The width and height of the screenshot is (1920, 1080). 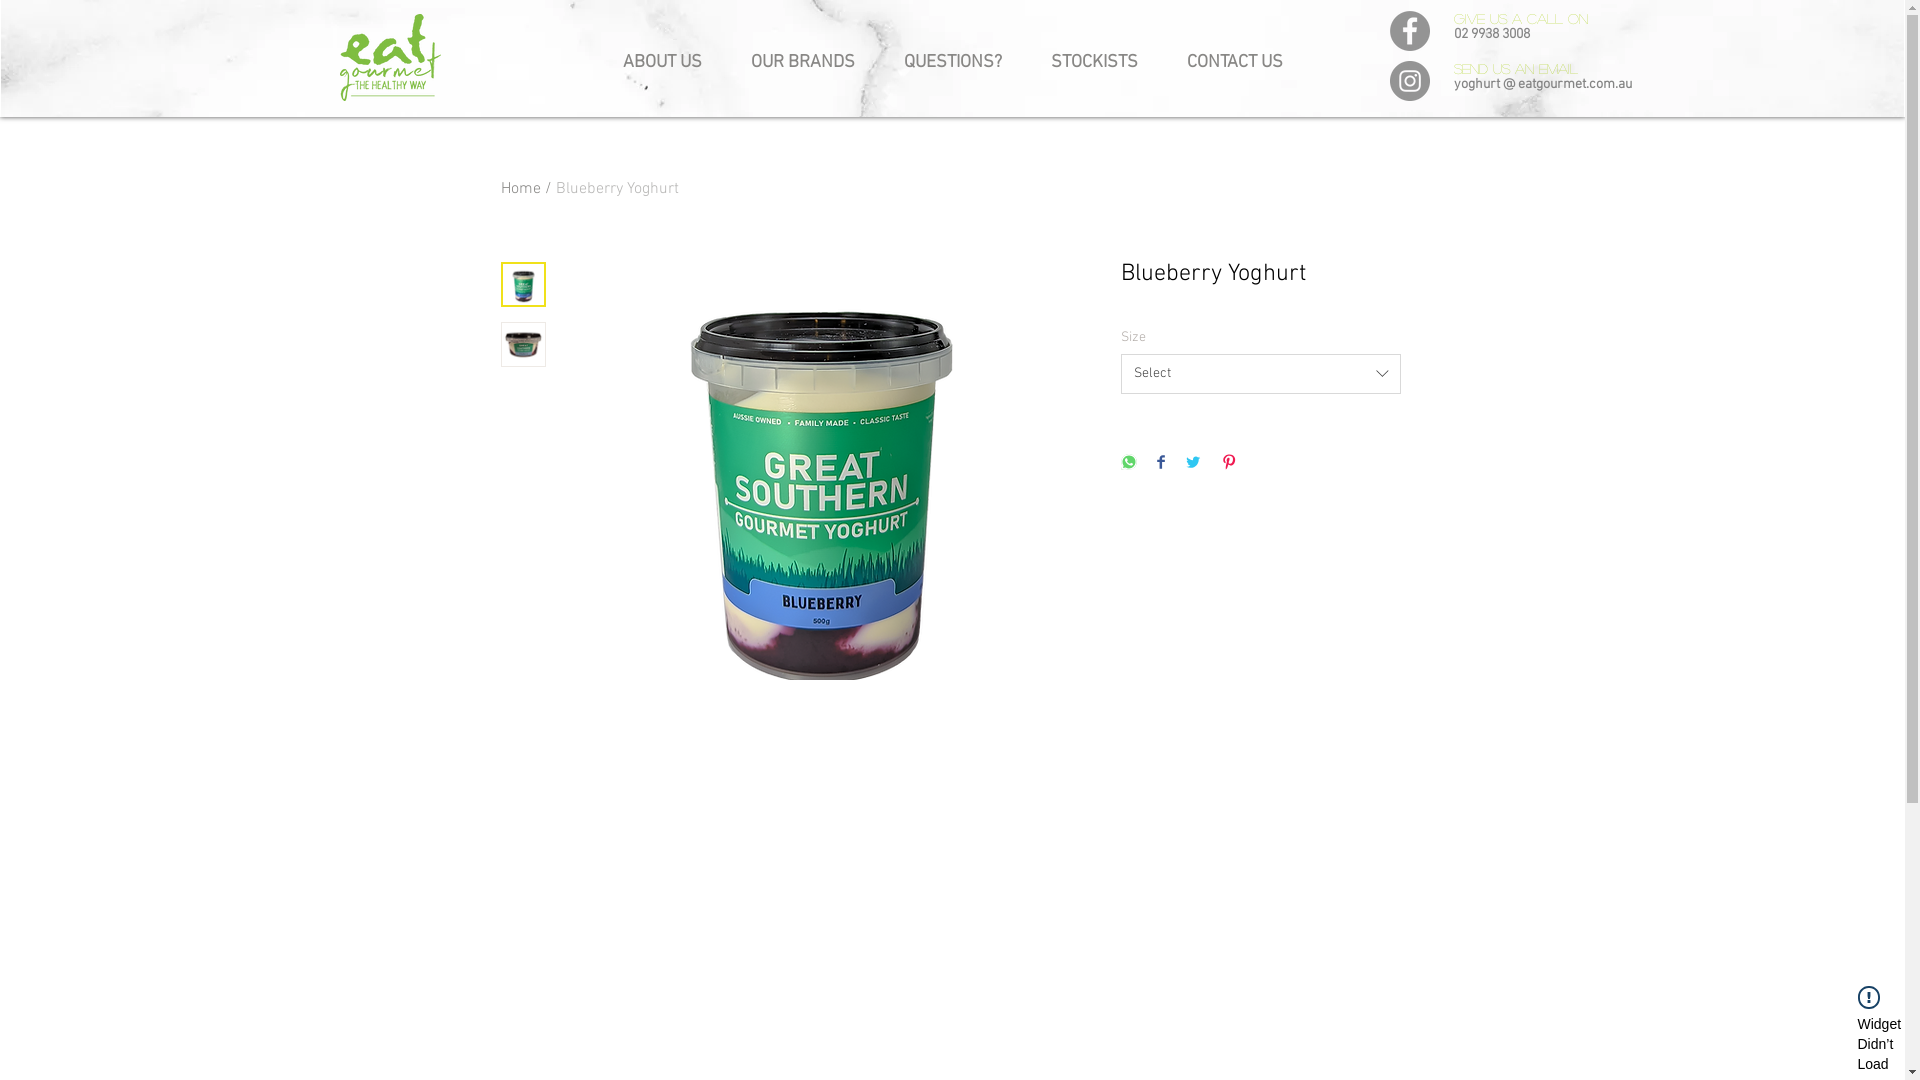 I want to click on 'OUR BRANDS', so click(x=802, y=53).